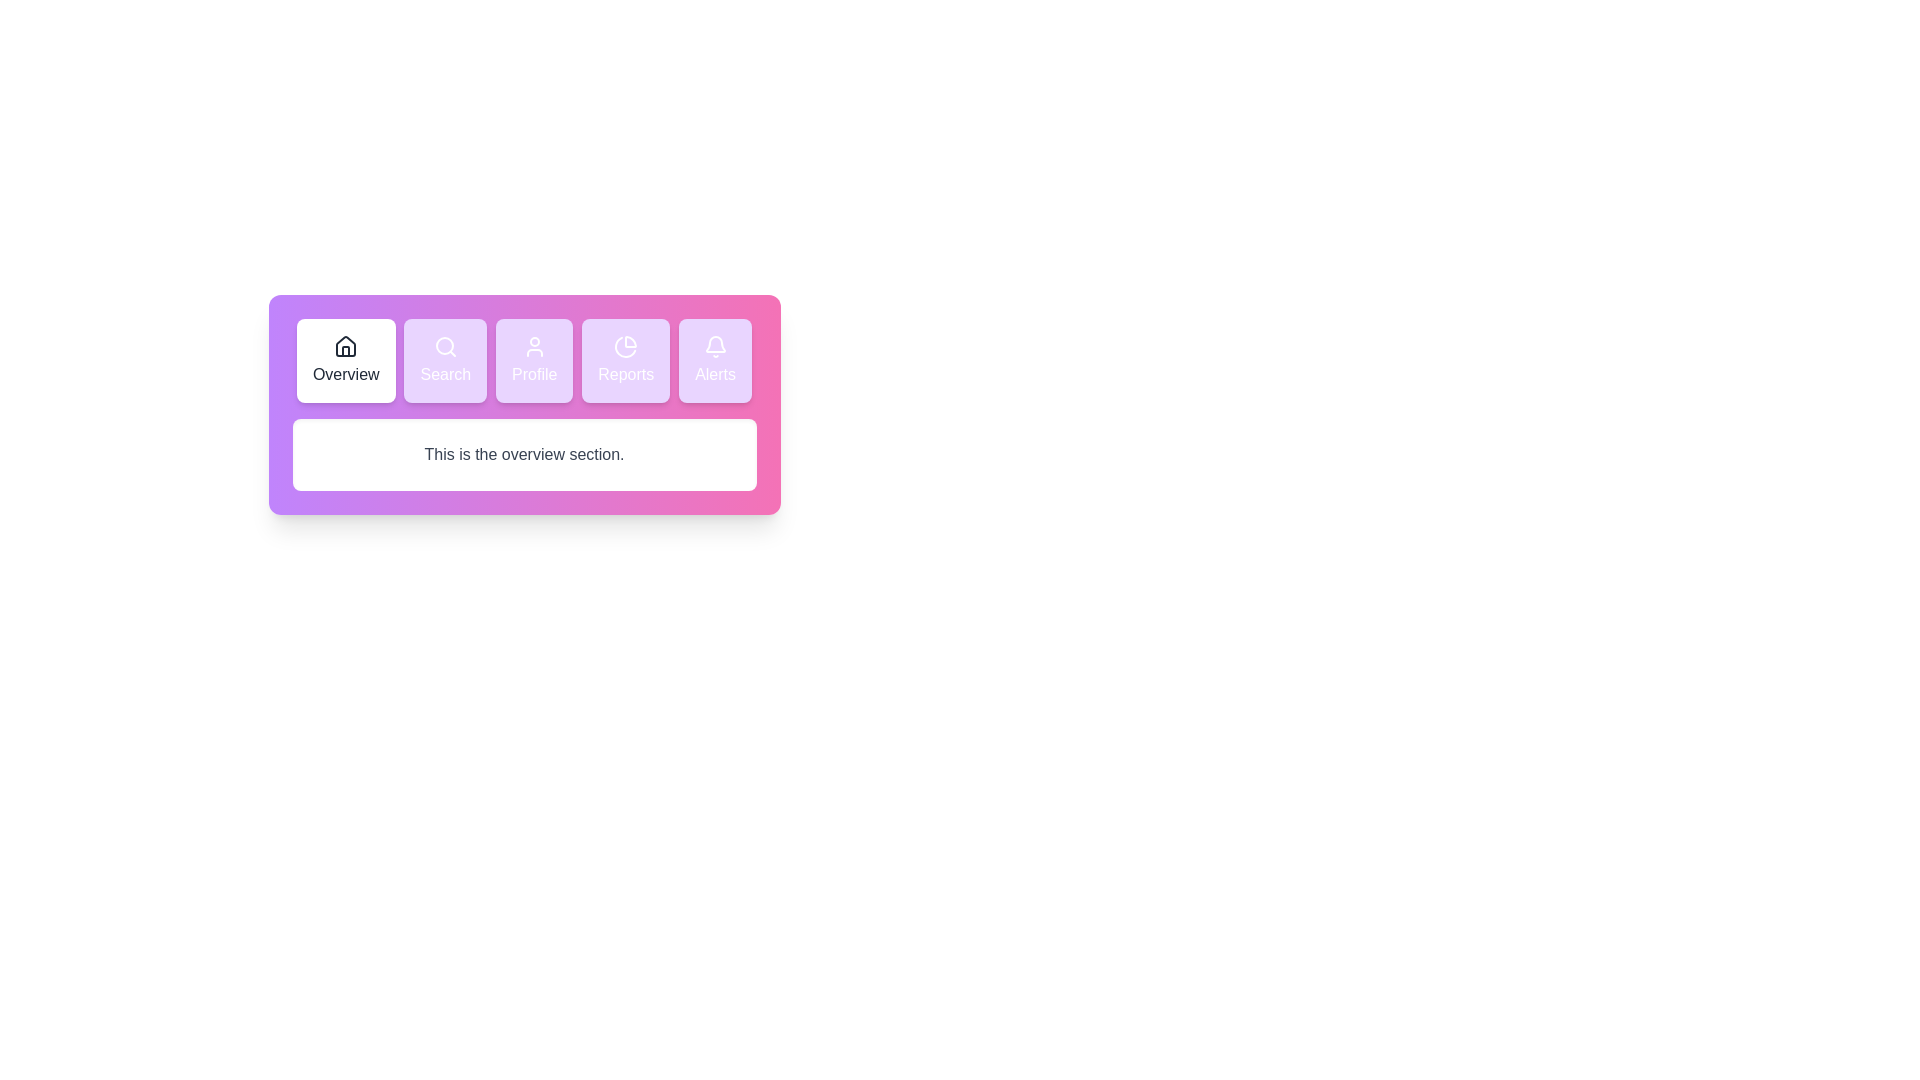 The height and width of the screenshot is (1080, 1920). What do you see at coordinates (444, 361) in the screenshot?
I see `the search button located between the 'Overview' button and the 'Profile' button` at bounding box center [444, 361].